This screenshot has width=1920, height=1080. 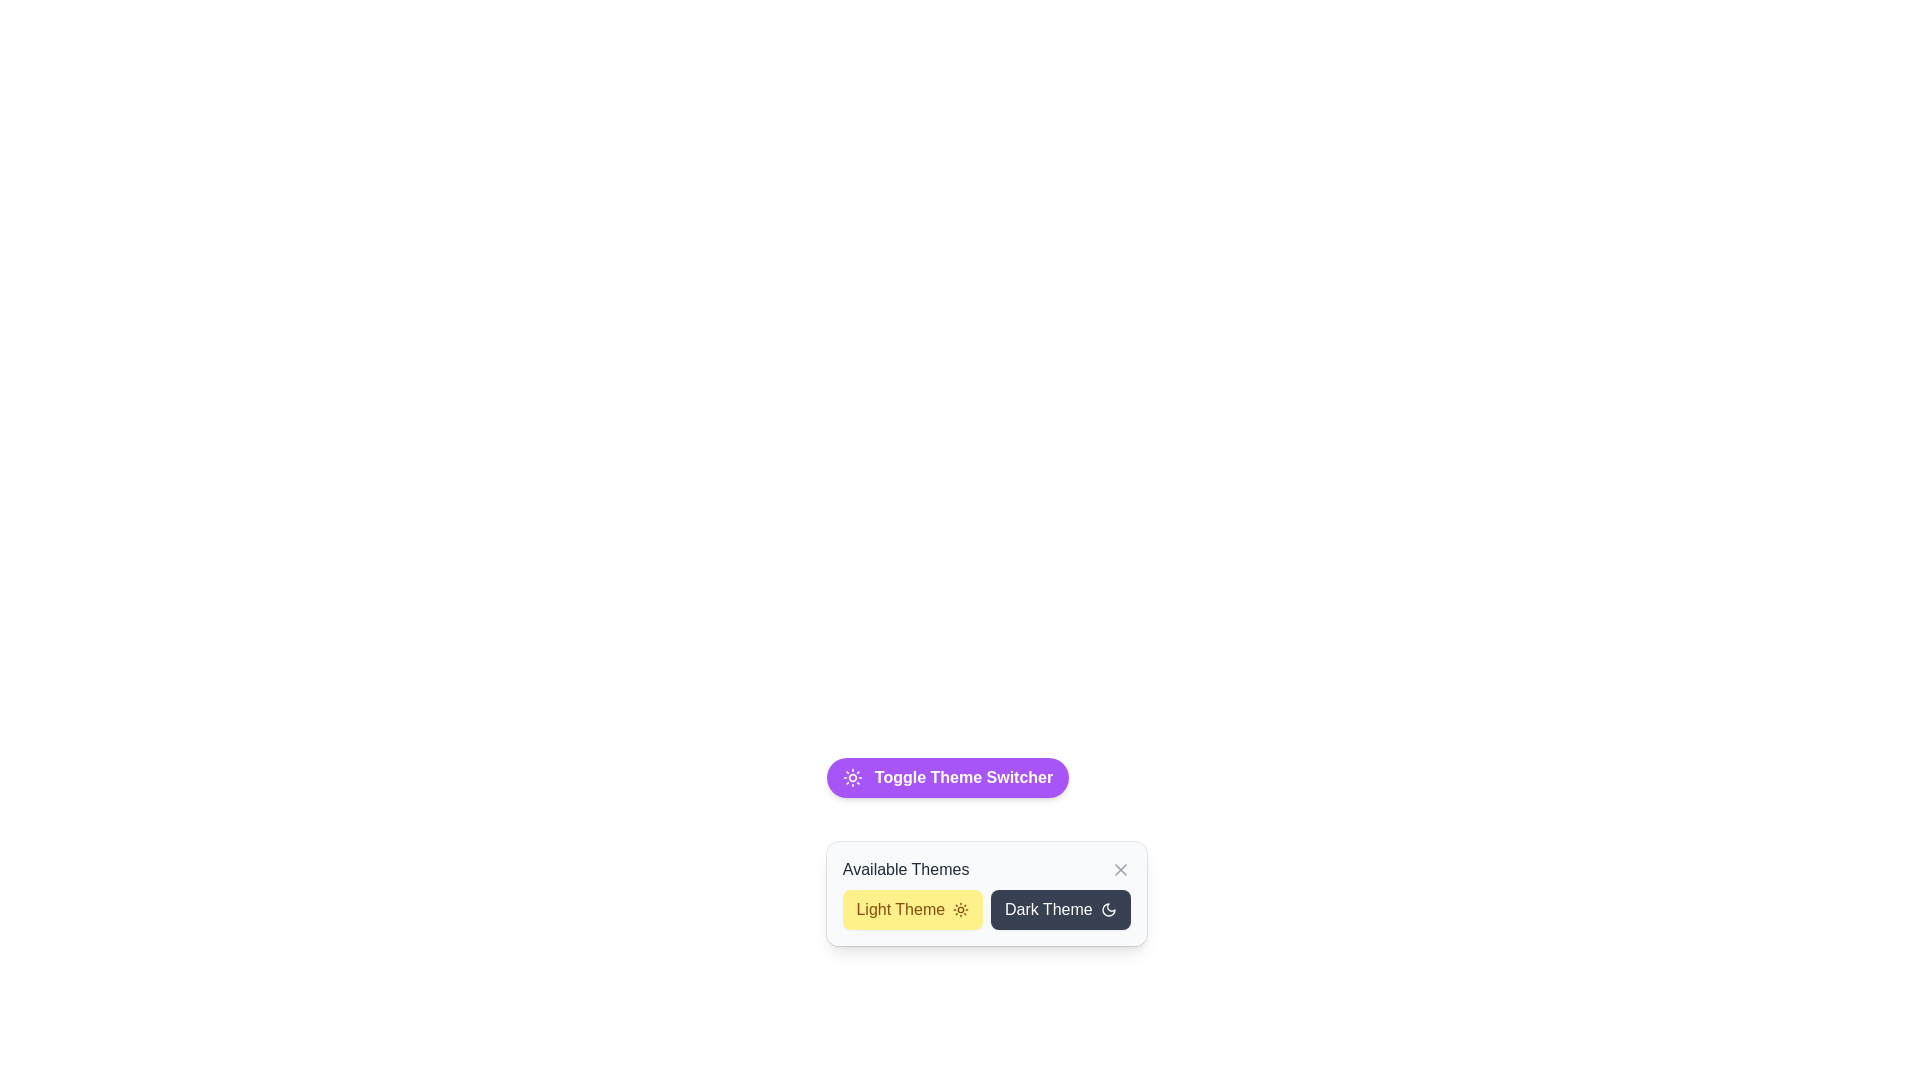 What do you see at coordinates (911, 910) in the screenshot?
I see `the 'Light Theme' button with a sun icon, which is a rectangular button with rounded corners and a yellow background` at bounding box center [911, 910].